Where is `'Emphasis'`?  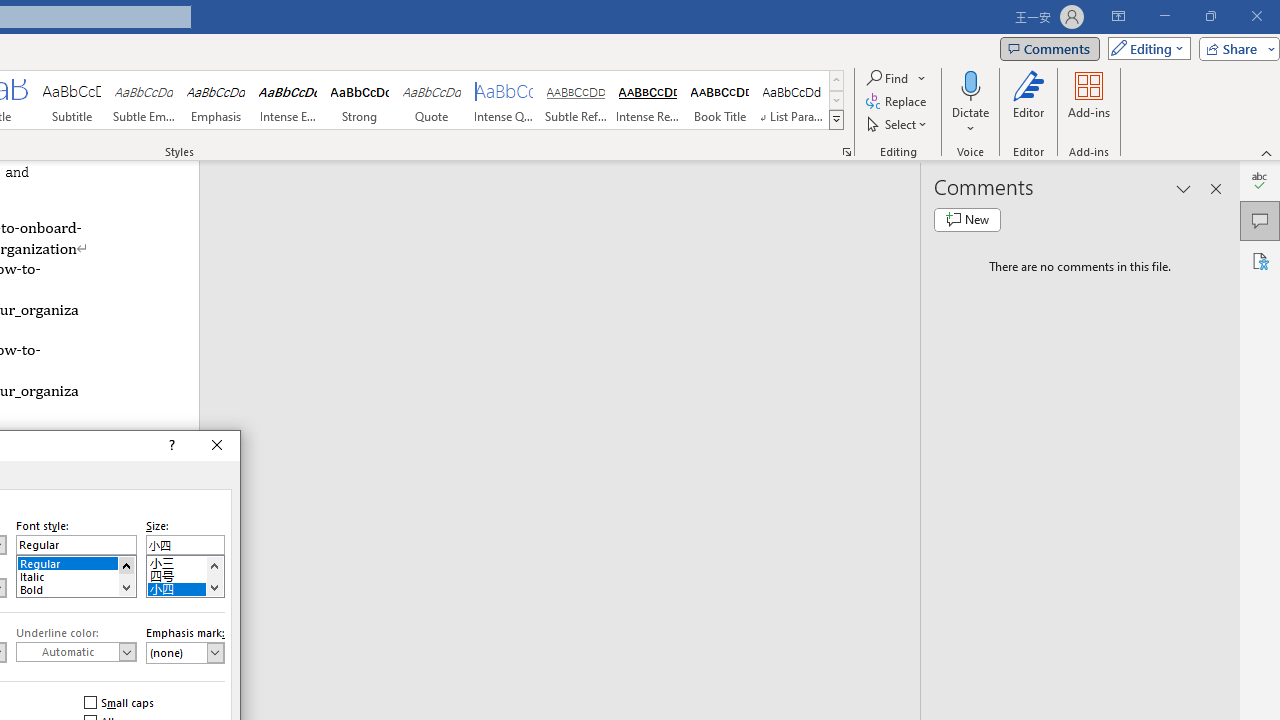
'Emphasis' is located at coordinates (216, 100).